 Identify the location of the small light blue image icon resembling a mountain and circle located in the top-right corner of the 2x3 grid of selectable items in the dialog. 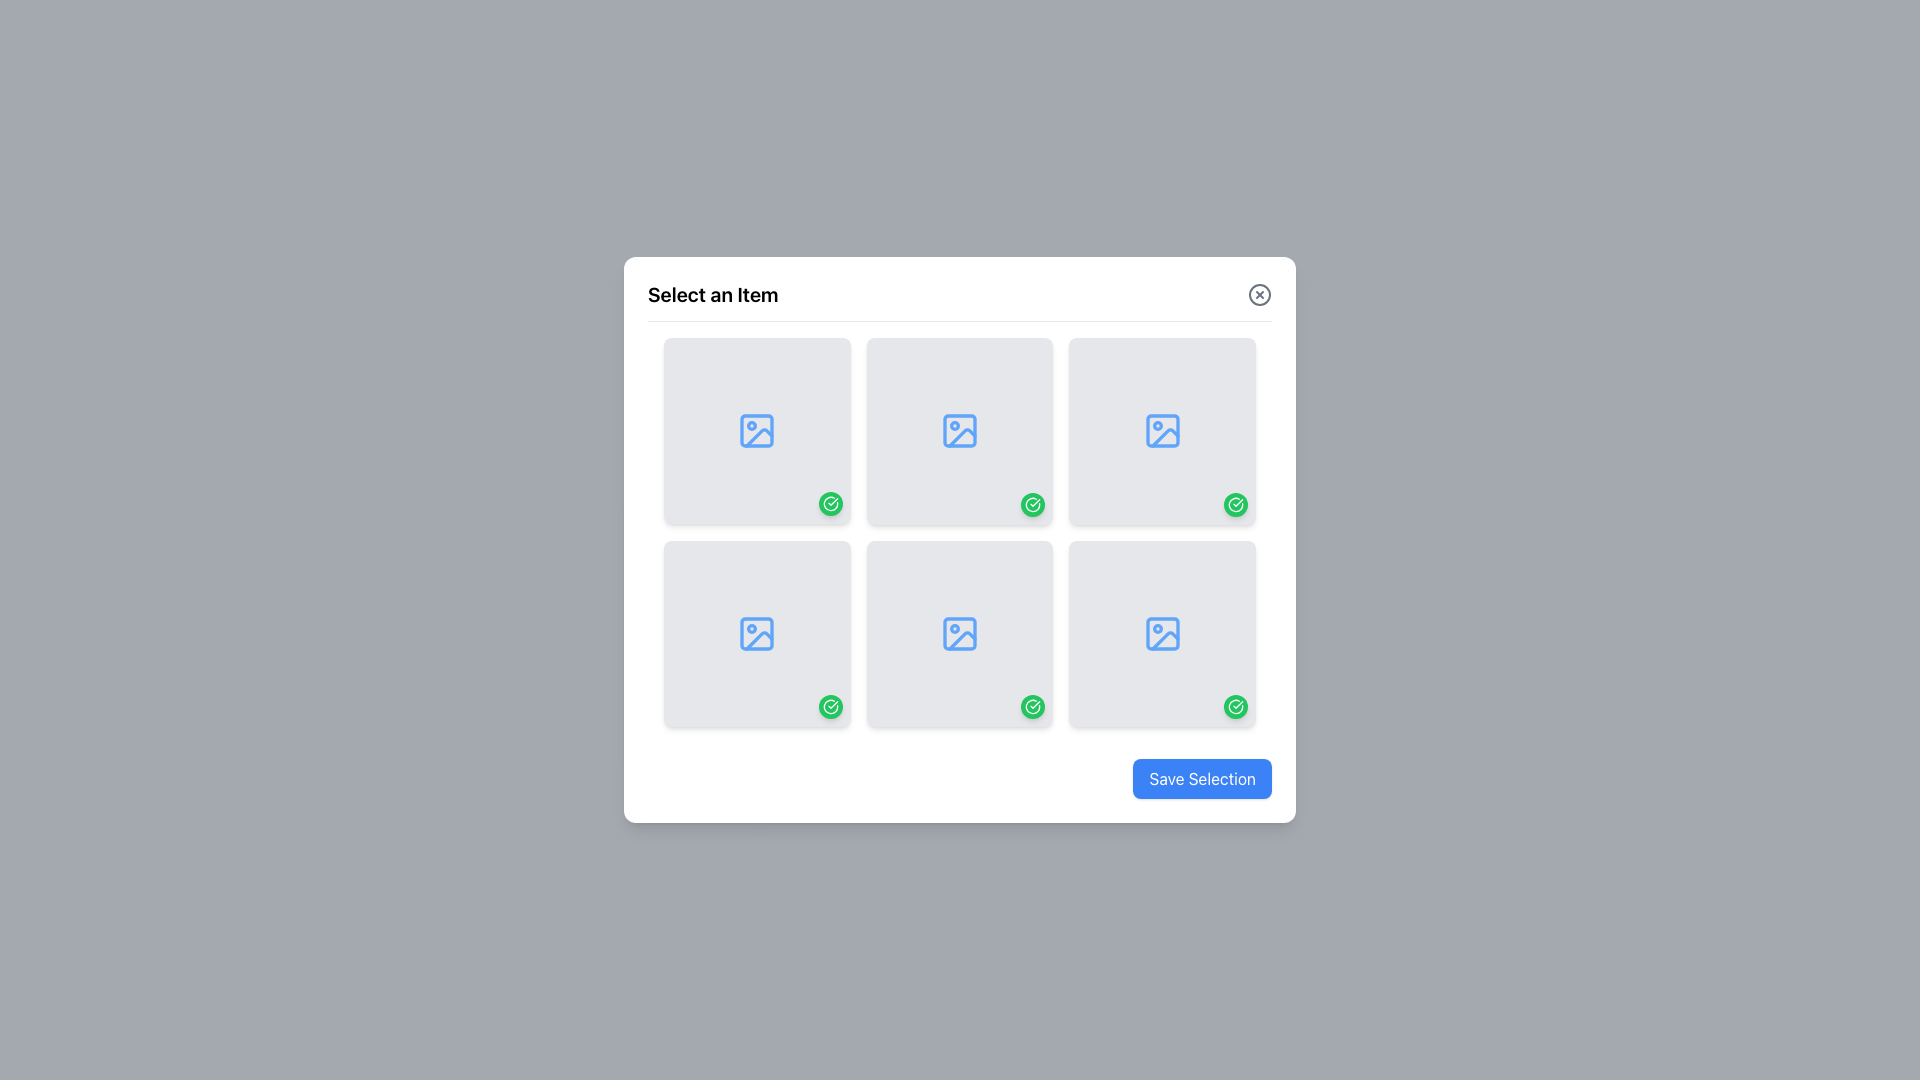
(1162, 430).